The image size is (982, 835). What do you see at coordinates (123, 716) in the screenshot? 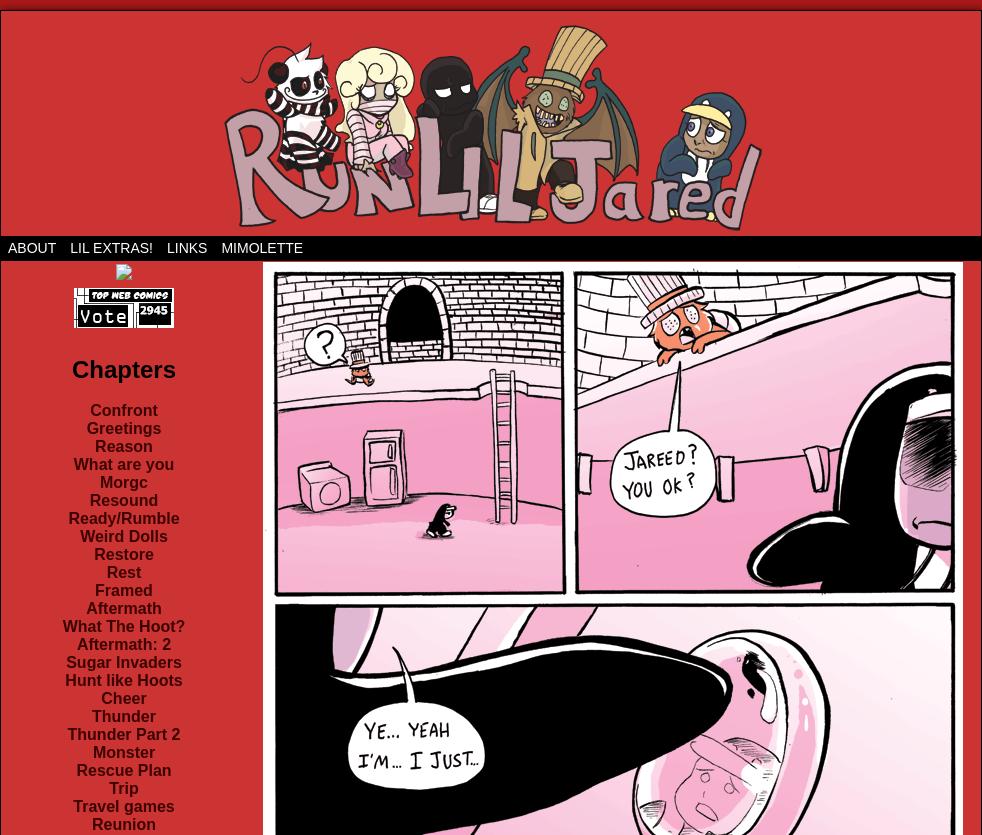
I see `'Thunder'` at bounding box center [123, 716].